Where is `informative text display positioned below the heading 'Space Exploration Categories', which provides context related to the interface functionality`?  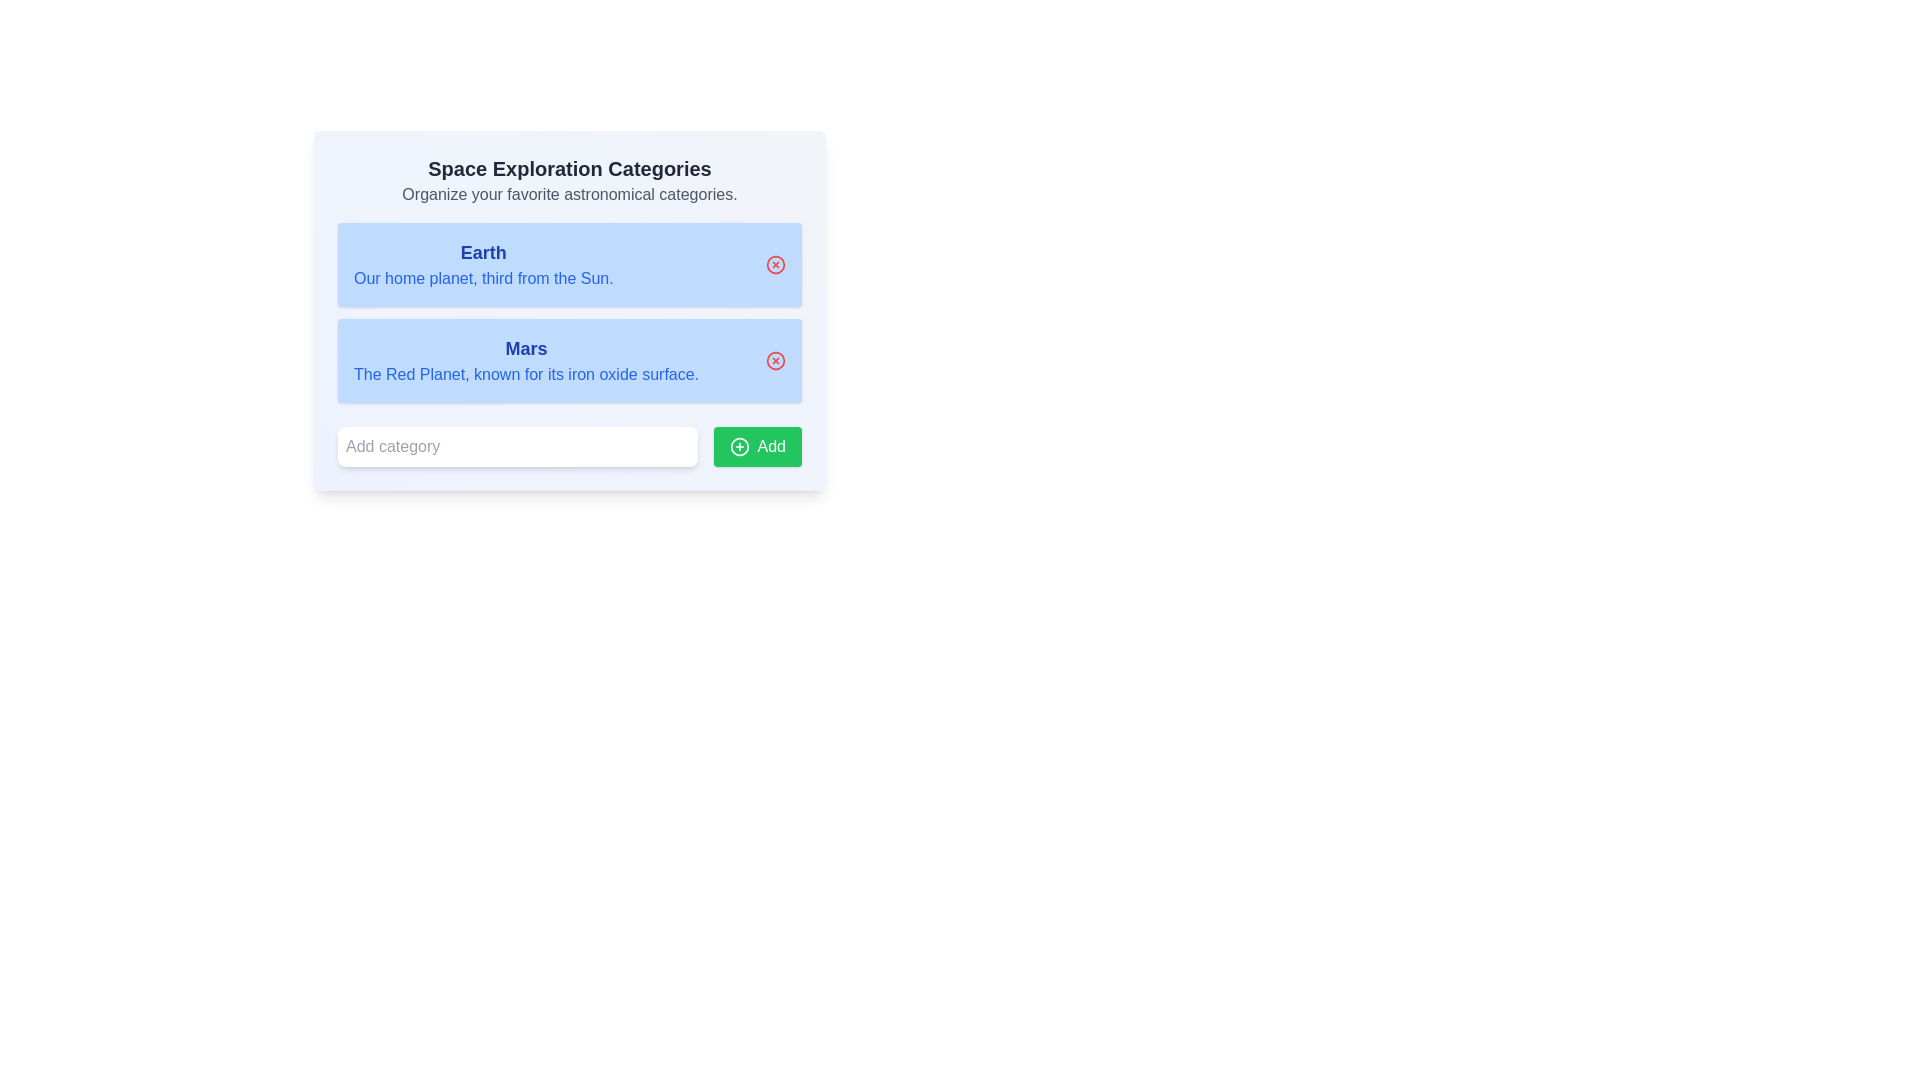 informative text display positioned below the heading 'Space Exploration Categories', which provides context related to the interface functionality is located at coordinates (569, 195).